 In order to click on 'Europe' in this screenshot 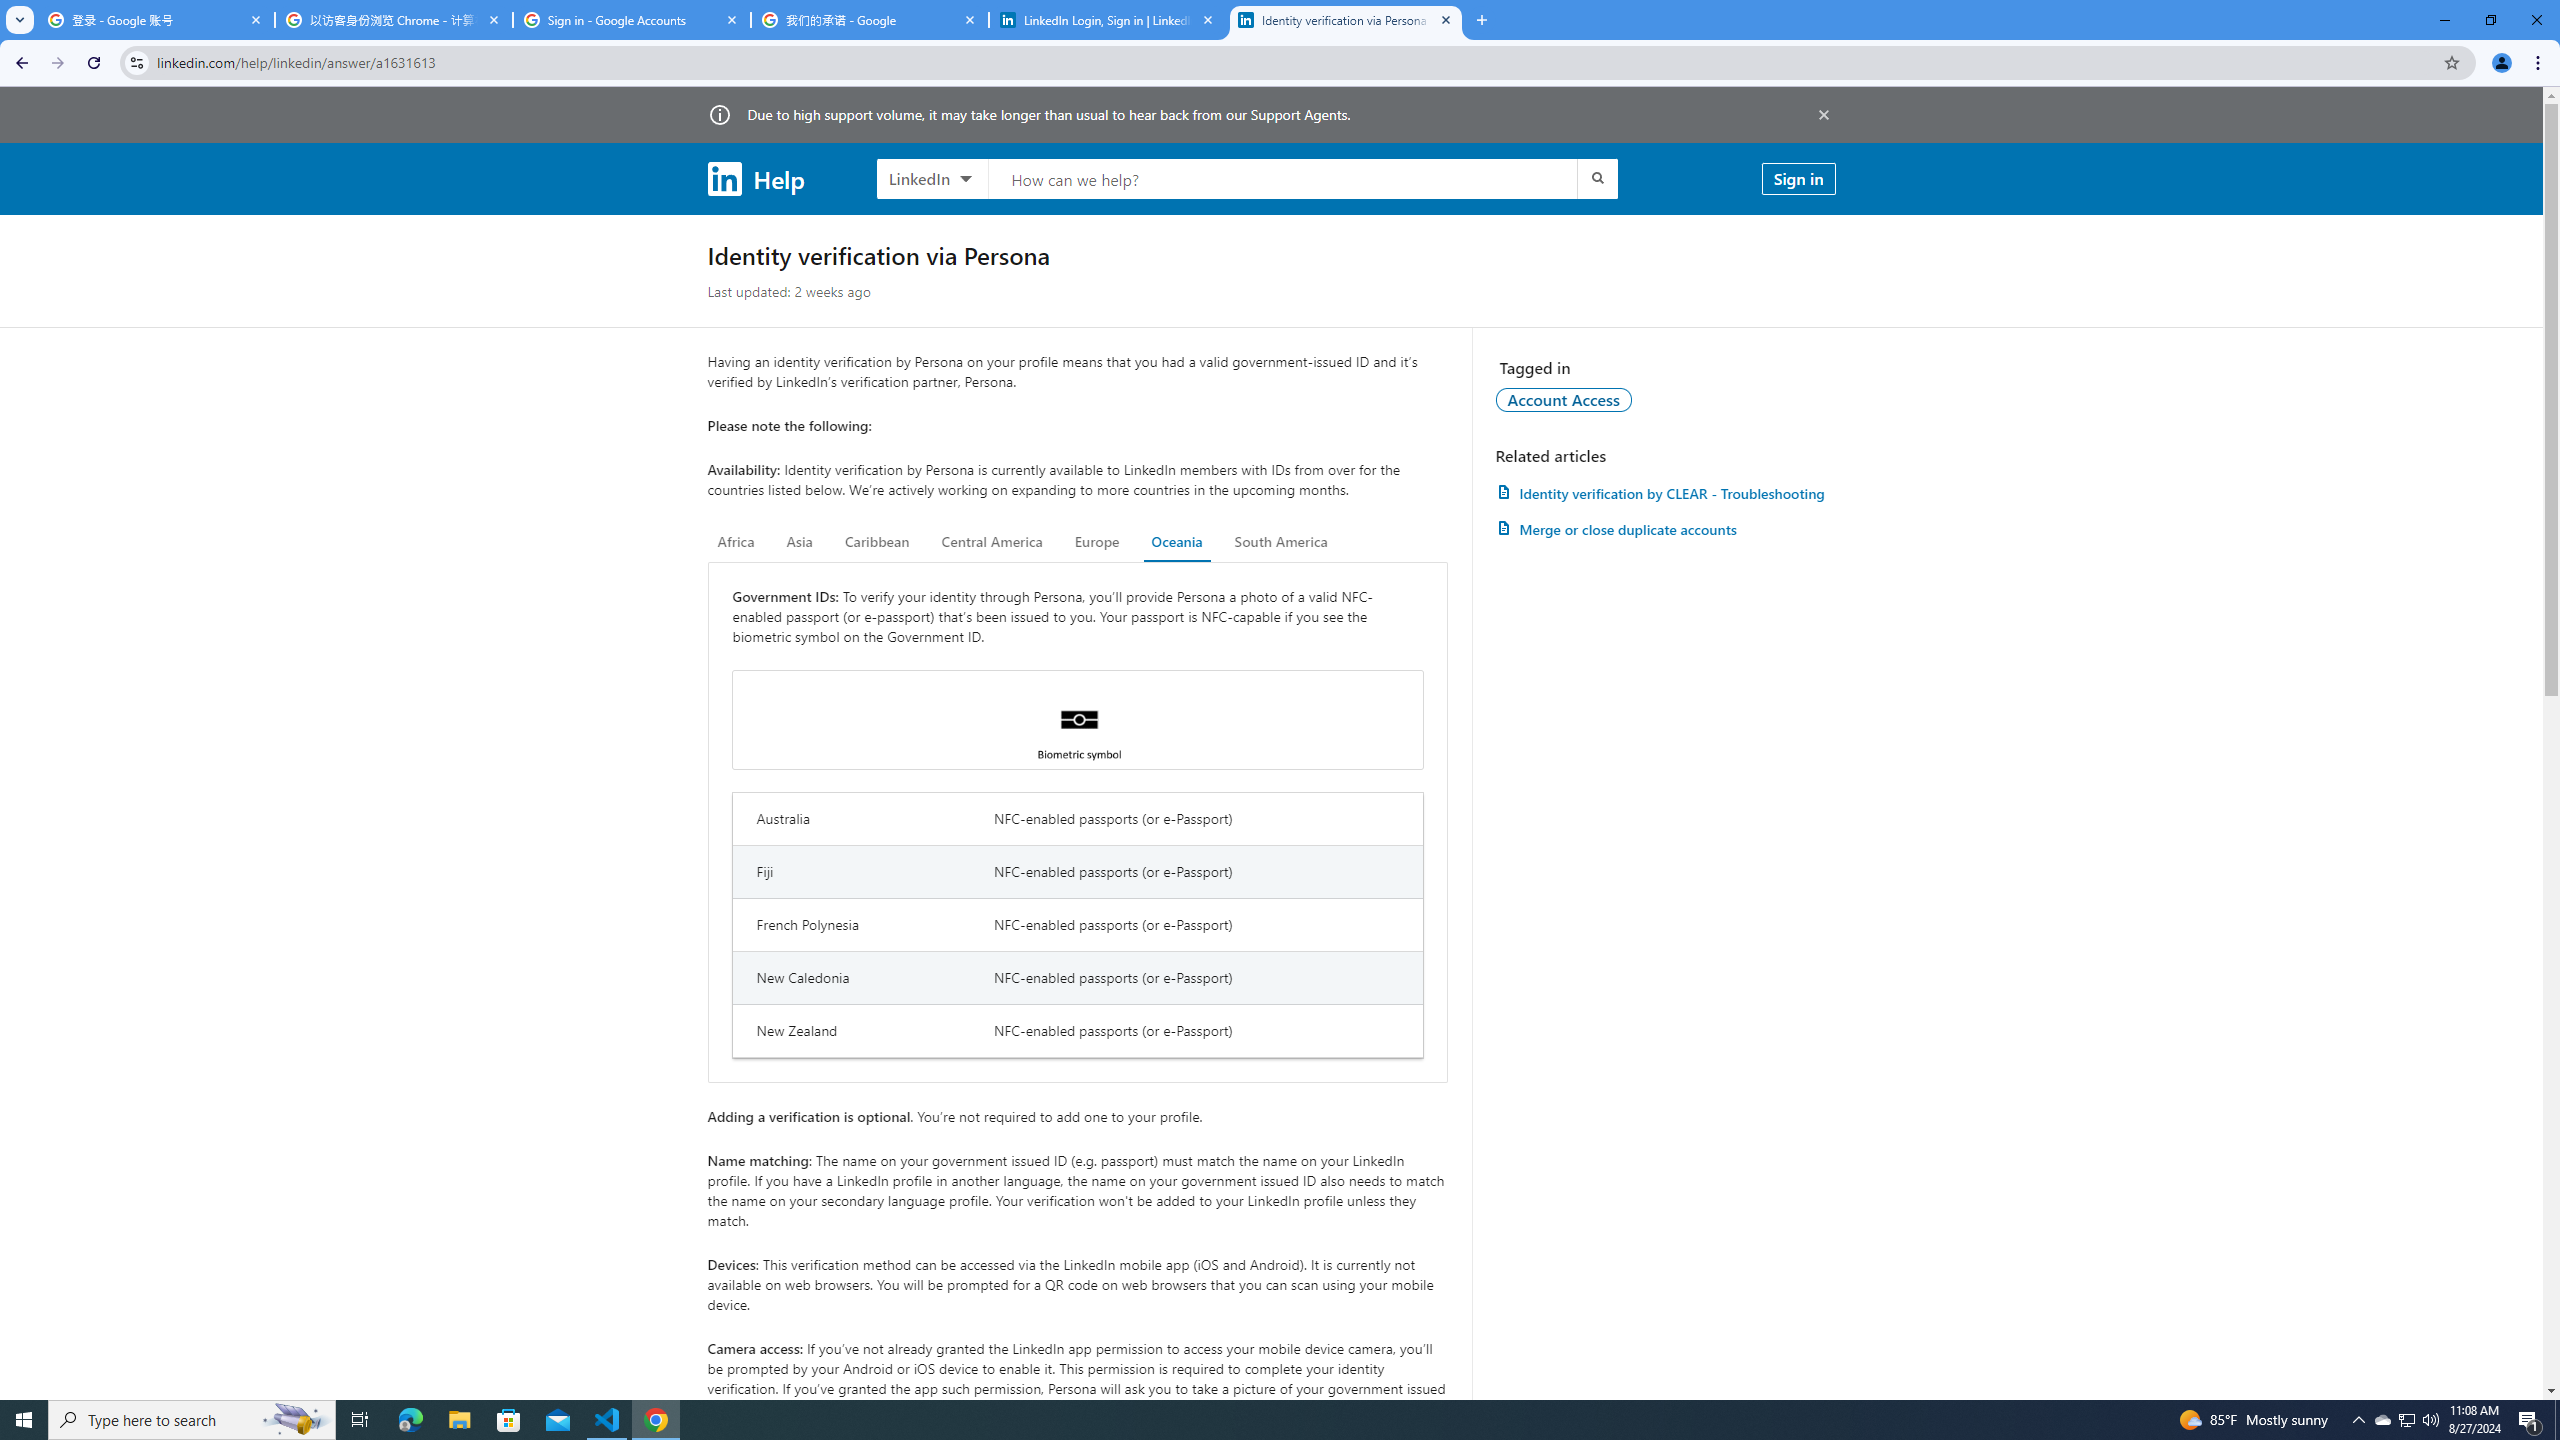, I will do `click(1096, 541)`.